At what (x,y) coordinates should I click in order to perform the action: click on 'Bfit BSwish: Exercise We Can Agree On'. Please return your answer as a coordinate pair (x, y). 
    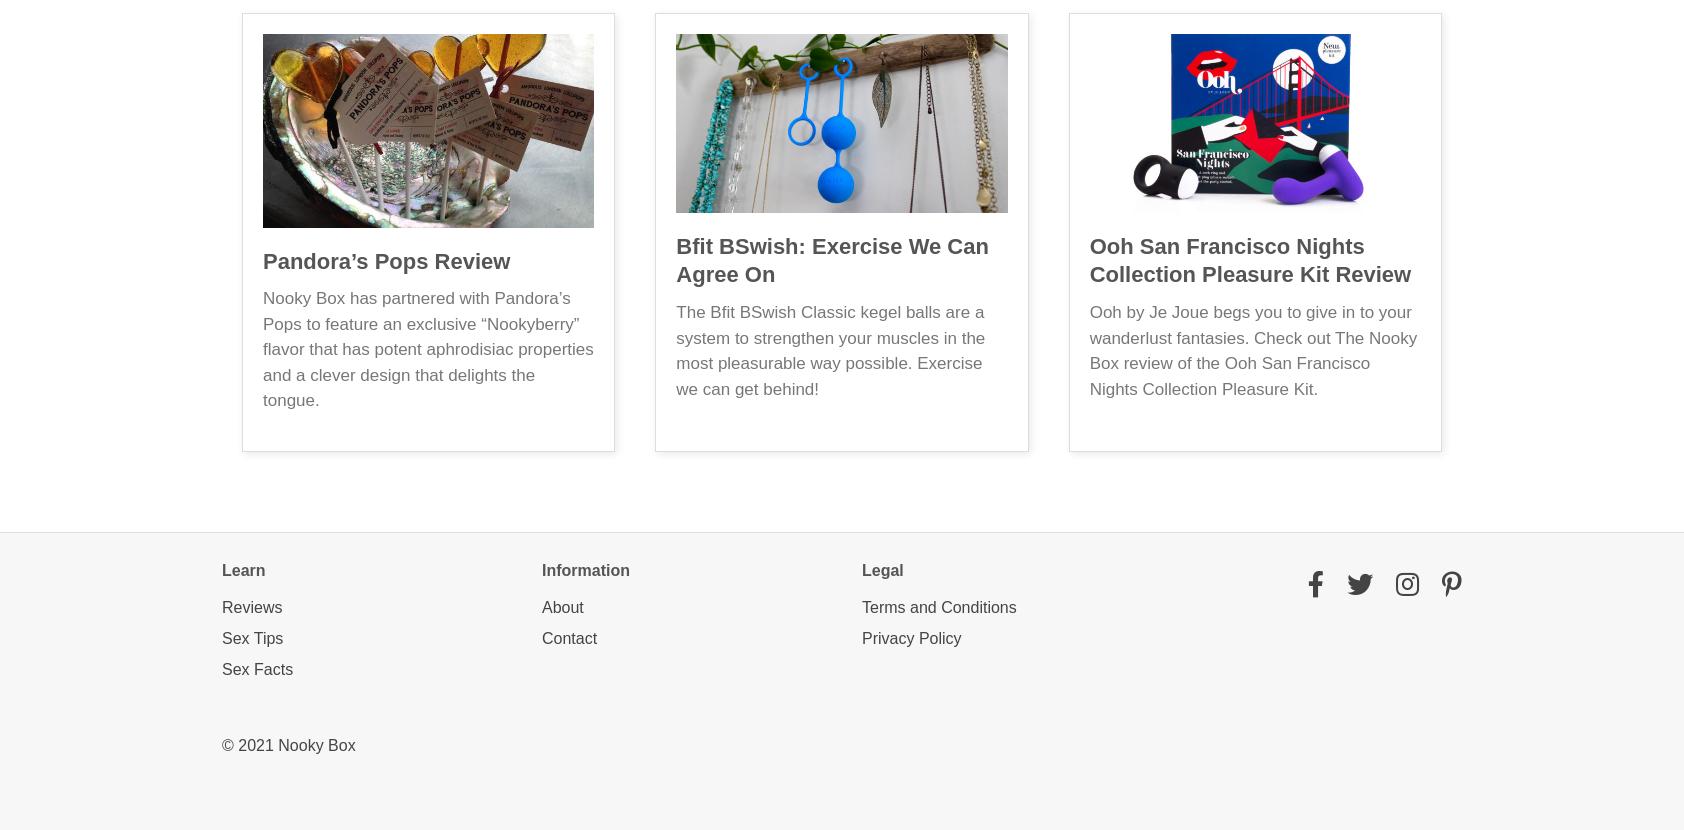
    Looking at the image, I should click on (675, 260).